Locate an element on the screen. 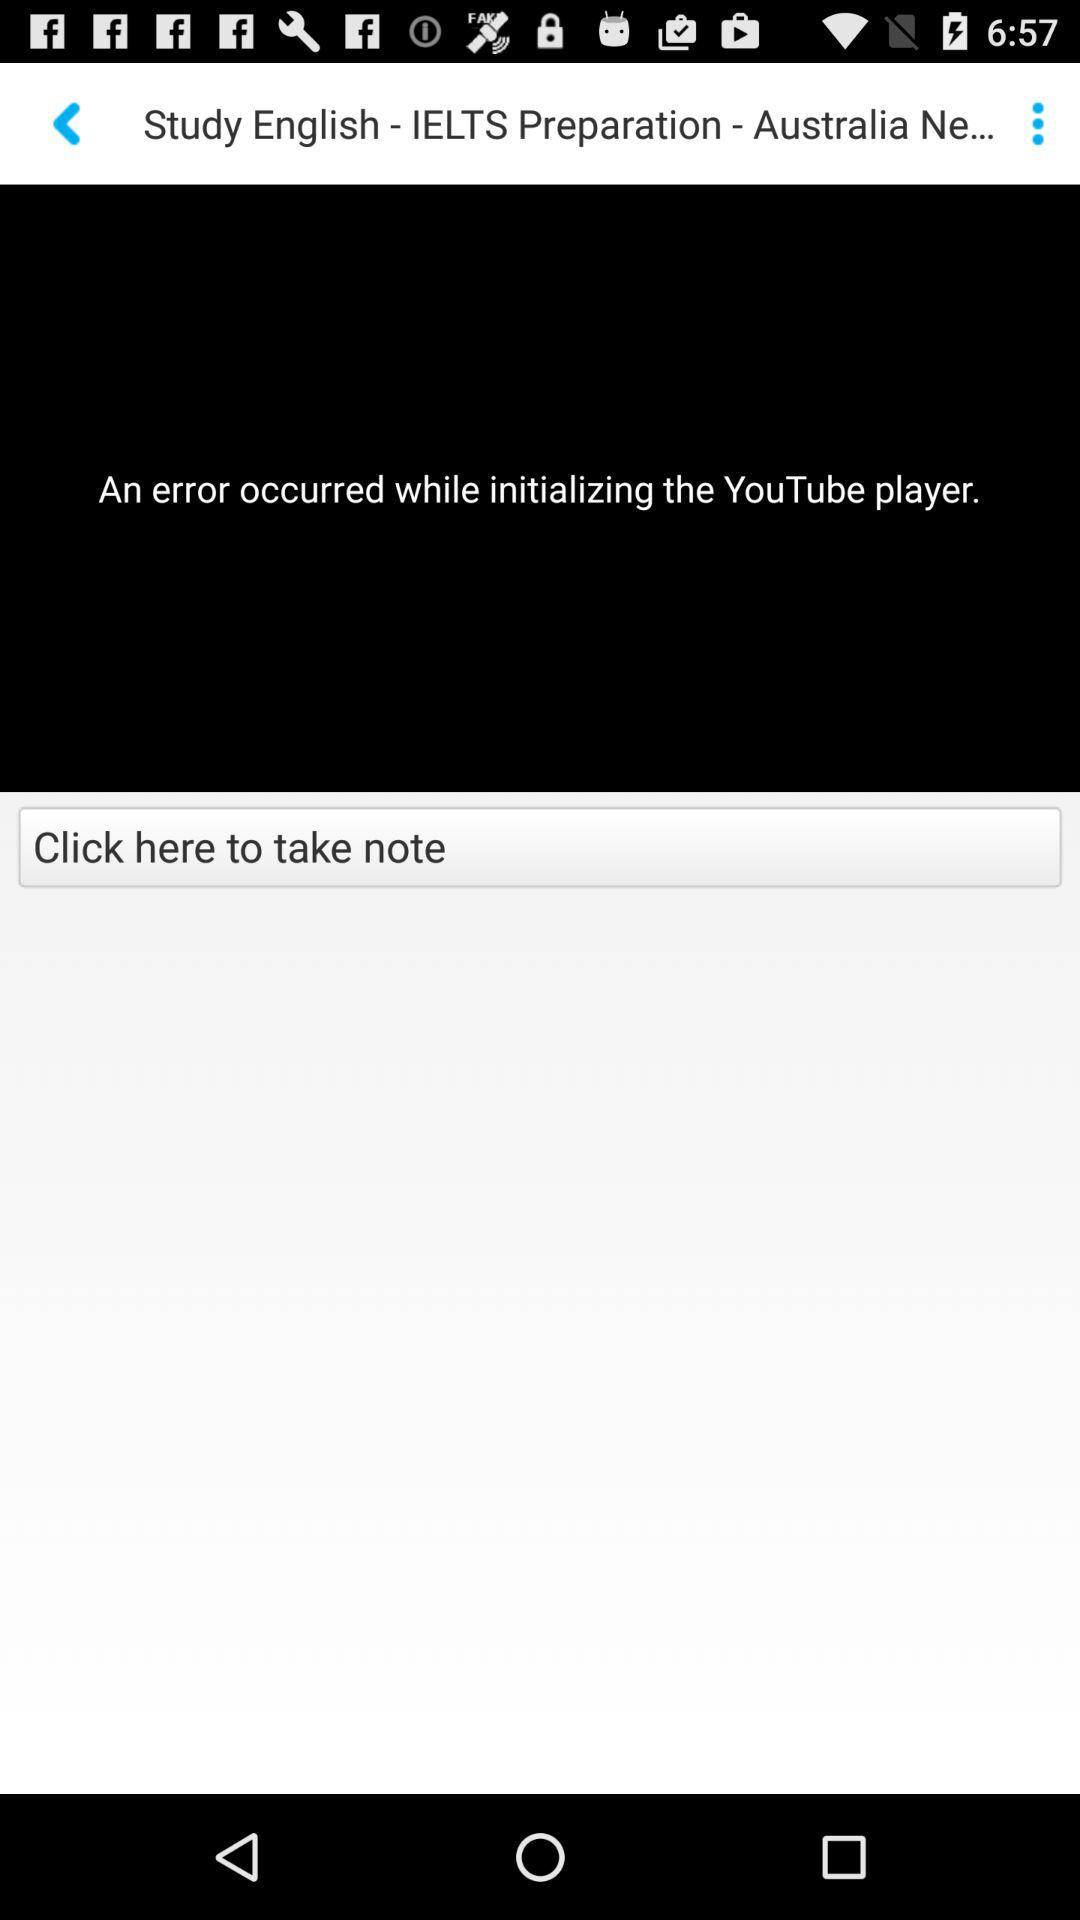 The image size is (1080, 1920). item next to study english ielts item is located at coordinates (1036, 122).